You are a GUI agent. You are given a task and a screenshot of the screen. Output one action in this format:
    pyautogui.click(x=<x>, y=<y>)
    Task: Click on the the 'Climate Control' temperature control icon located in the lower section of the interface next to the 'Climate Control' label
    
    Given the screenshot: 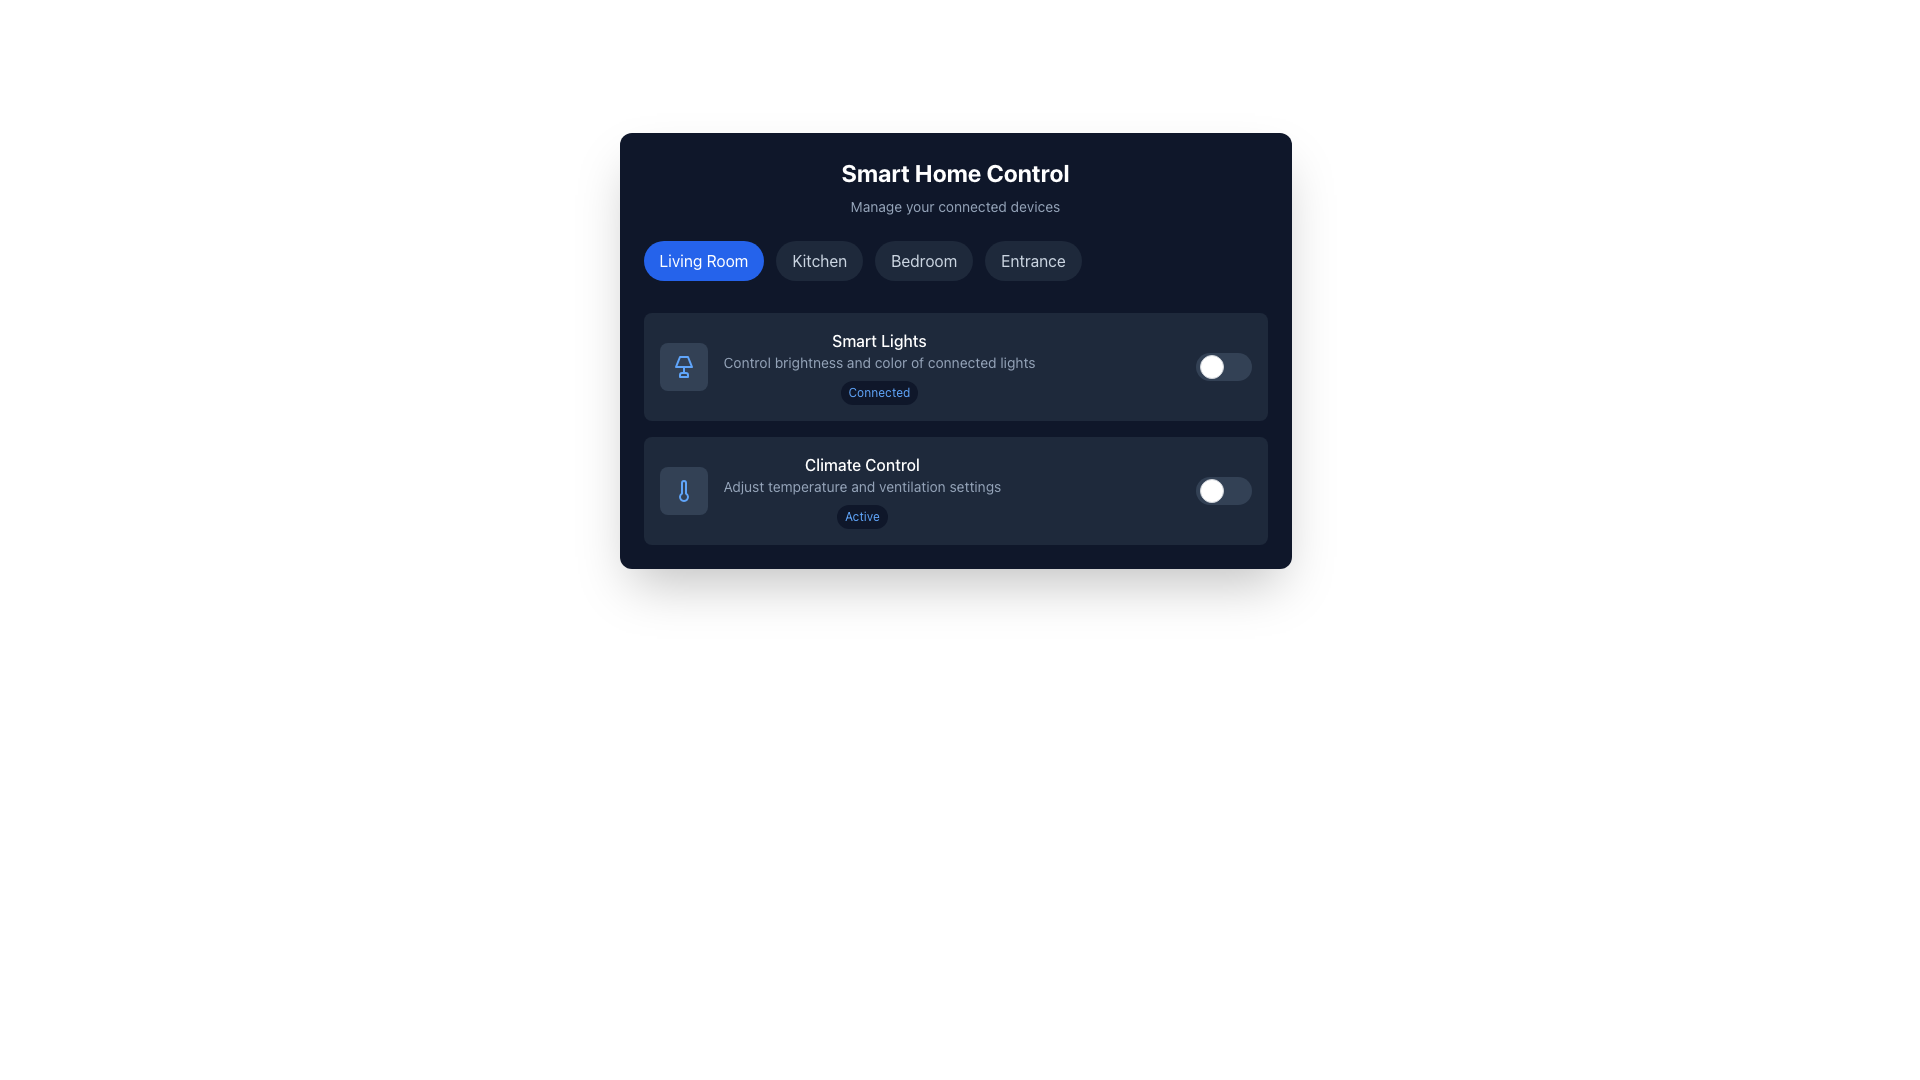 What is the action you would take?
    pyautogui.click(x=683, y=490)
    